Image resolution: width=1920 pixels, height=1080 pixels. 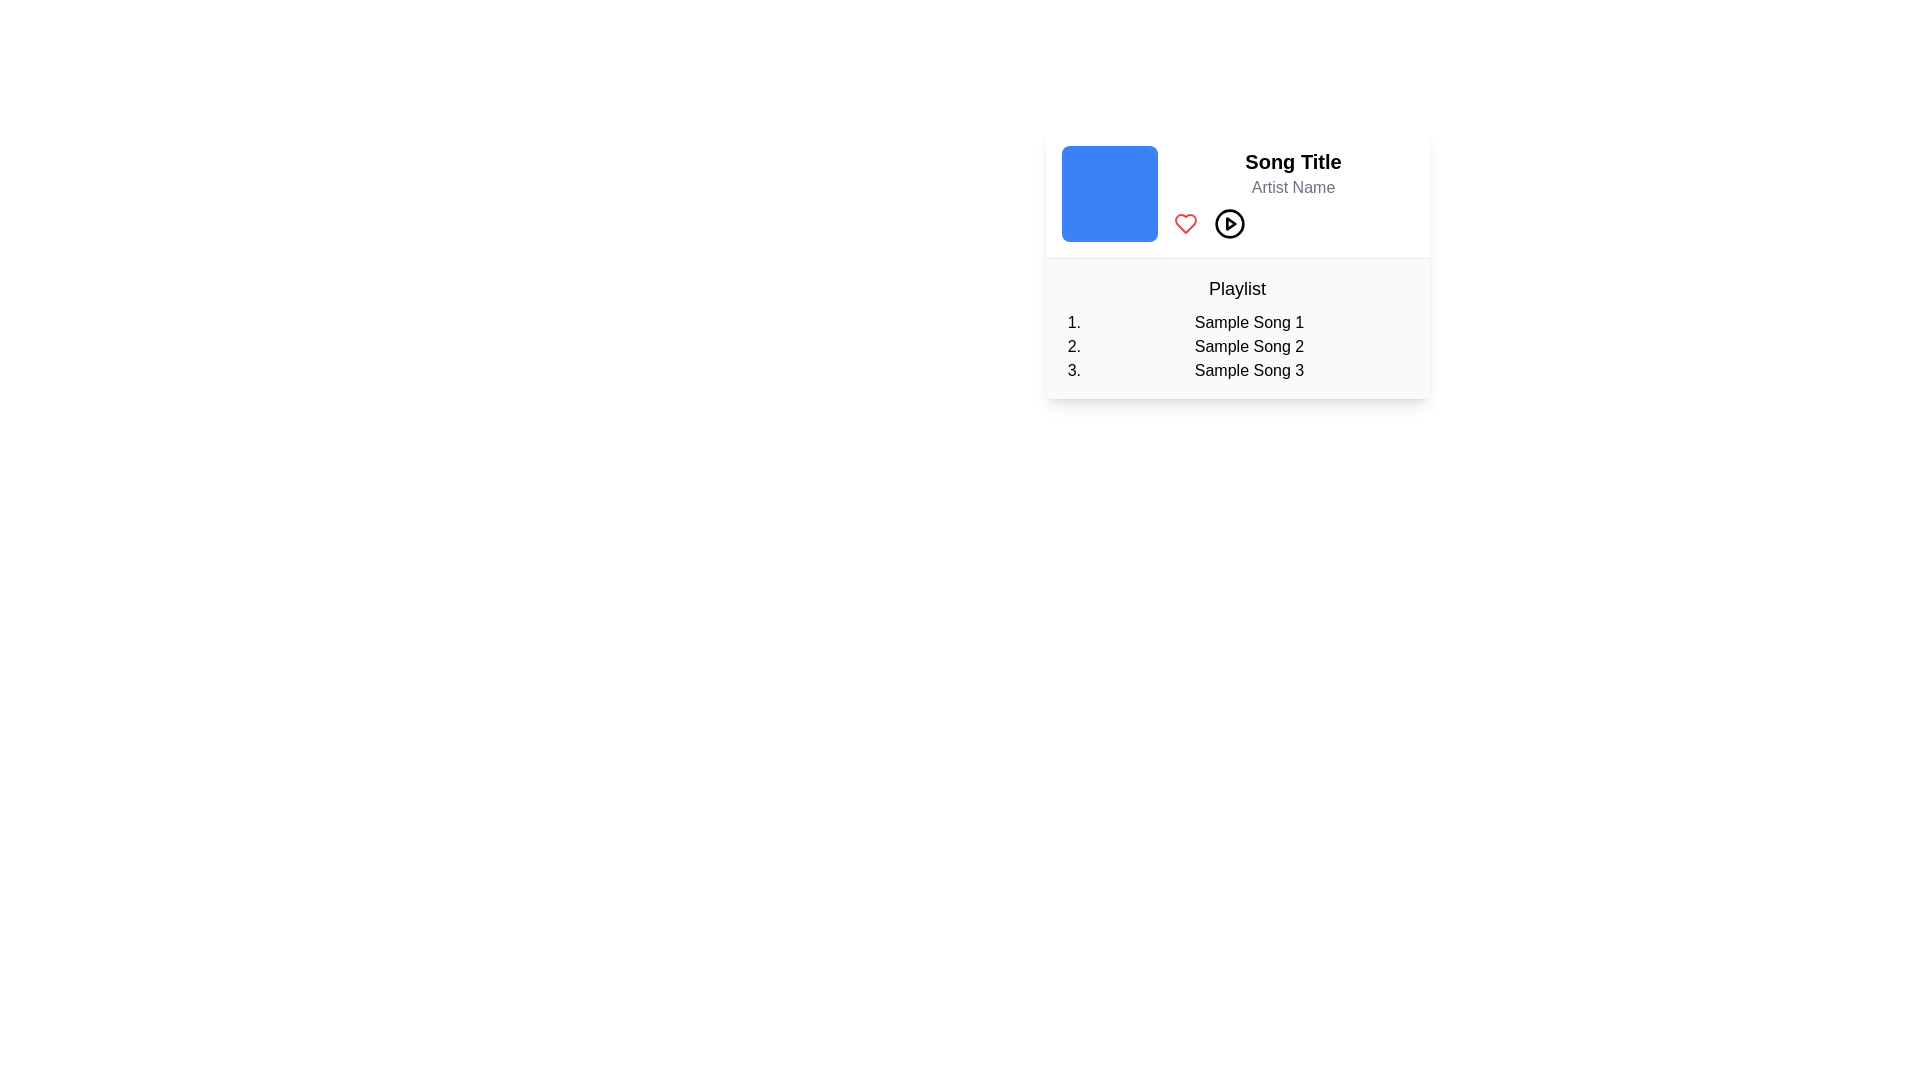 I want to click on the favorite icon located at the upper-right area of the media card to like or favorite the item, so click(x=1185, y=223).